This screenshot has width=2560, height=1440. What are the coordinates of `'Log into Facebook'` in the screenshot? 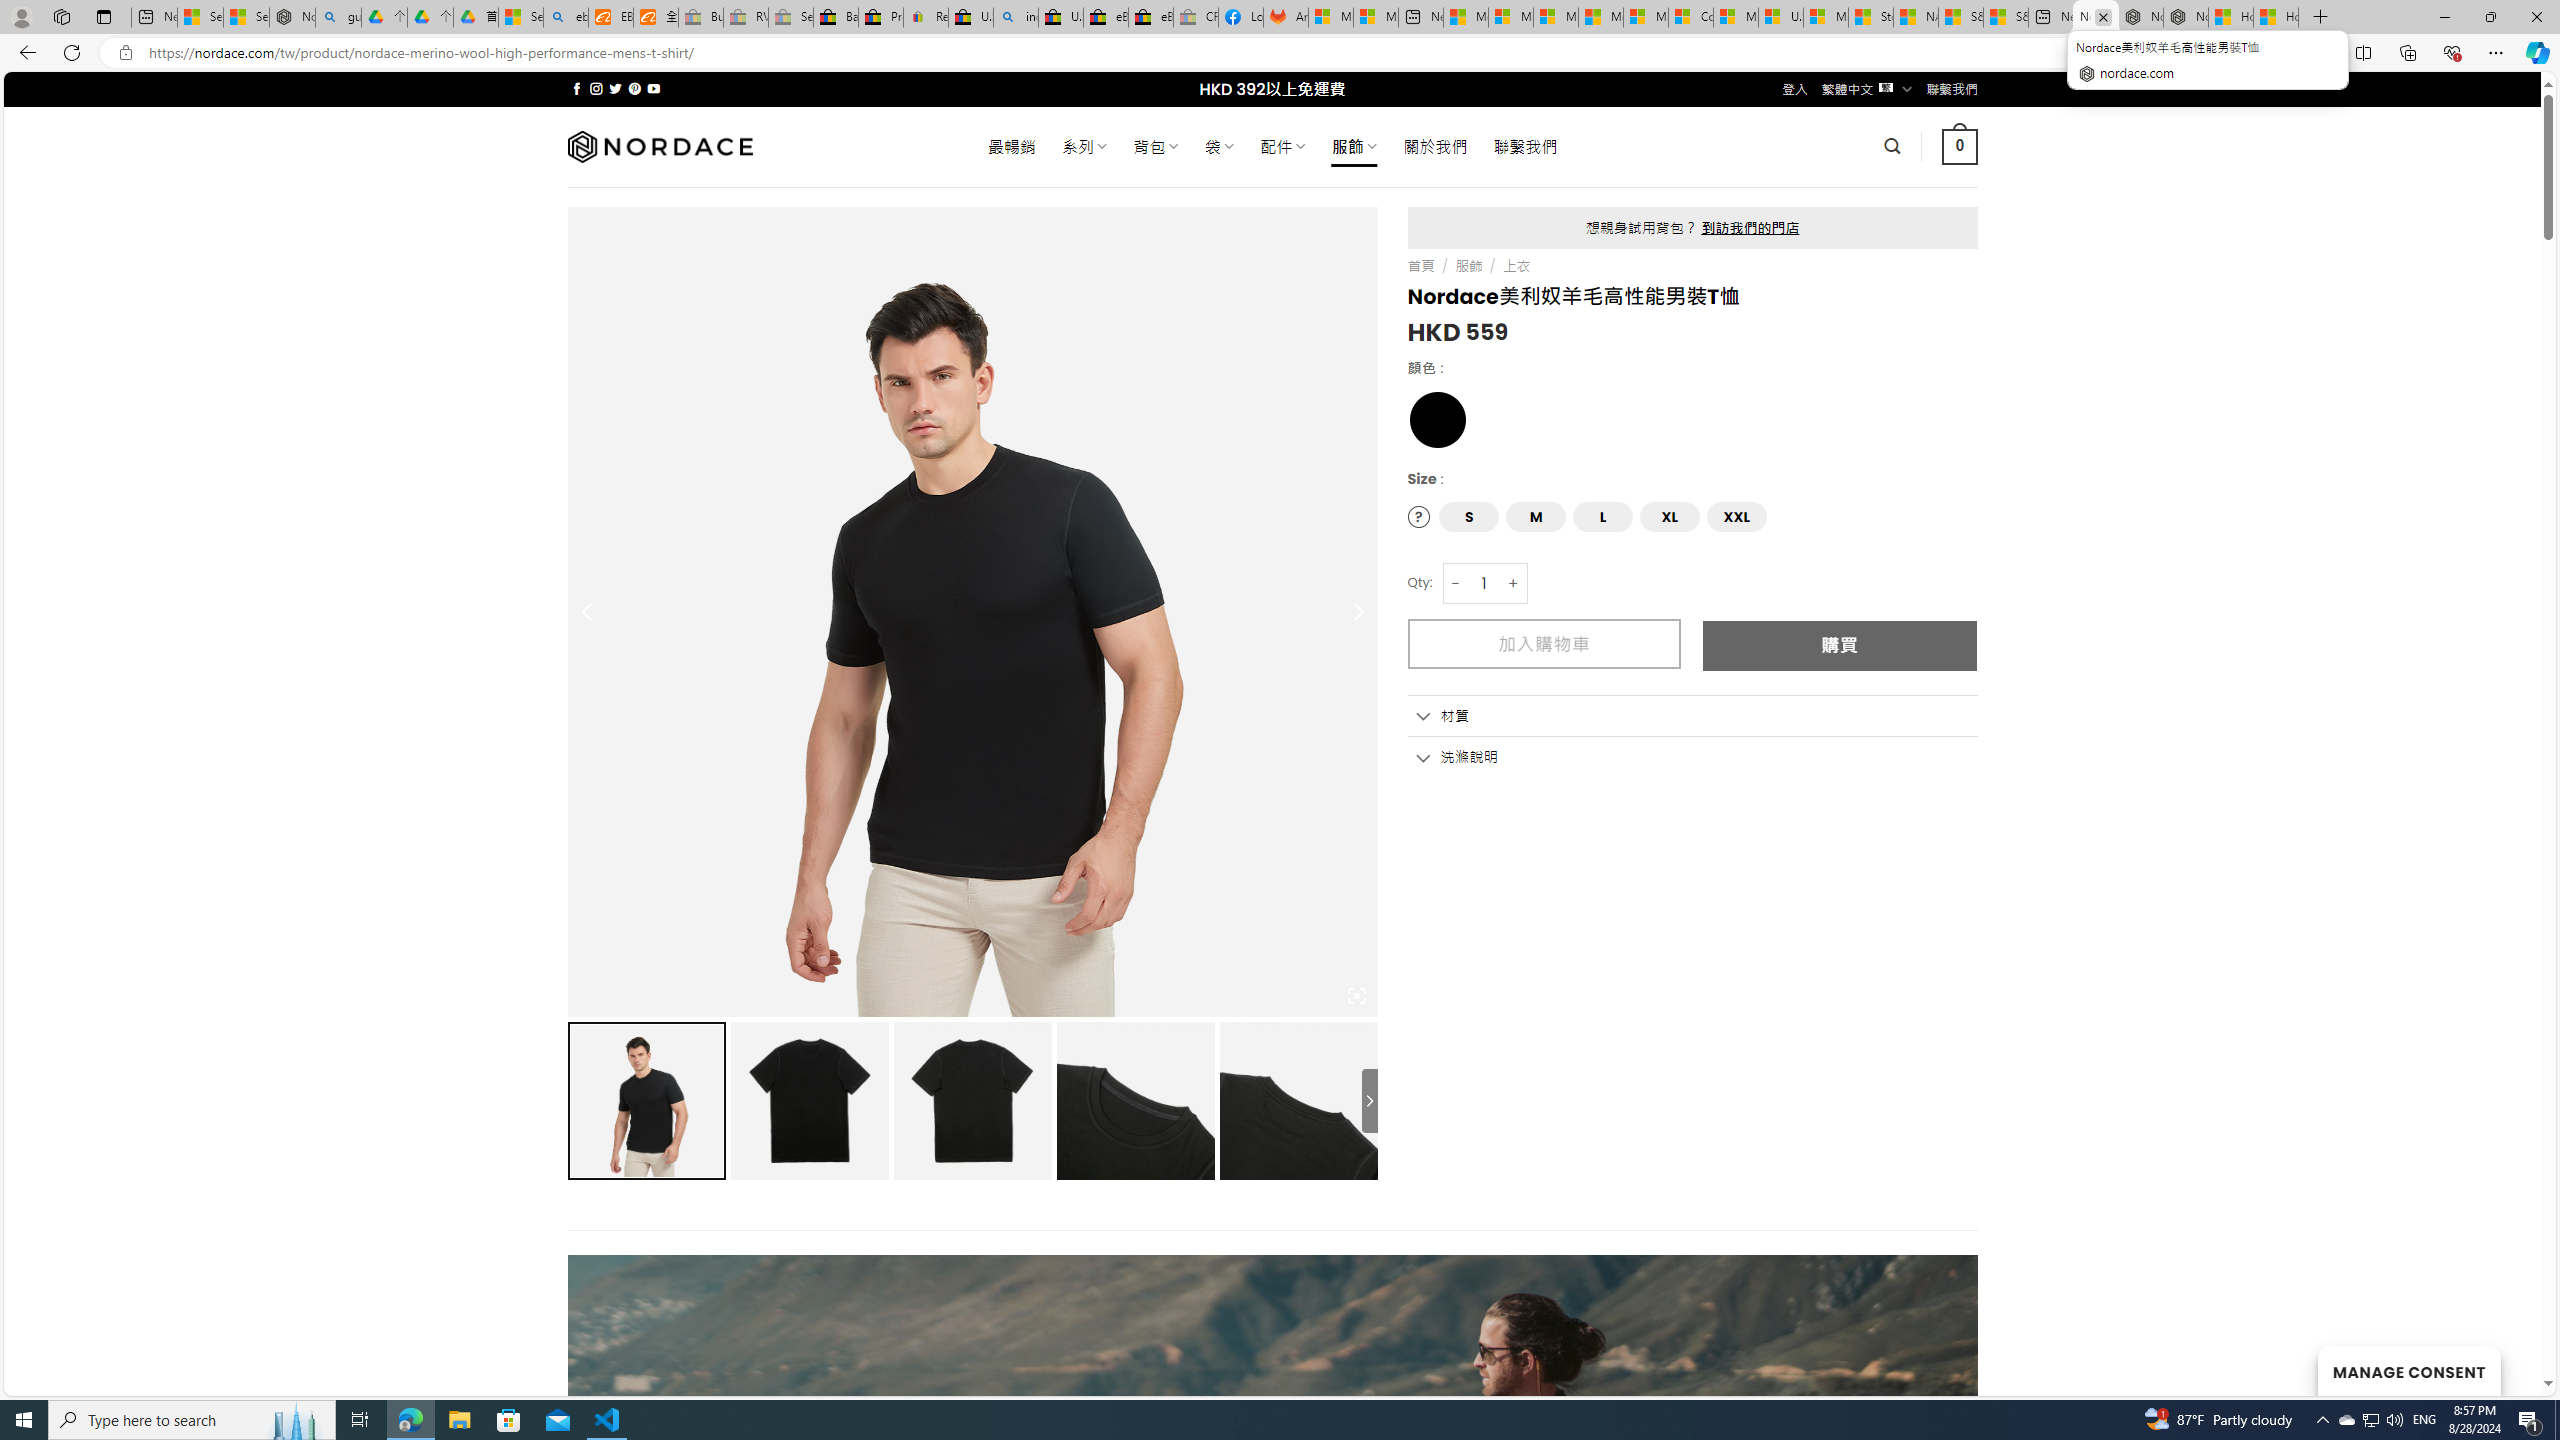 It's located at (1240, 16).